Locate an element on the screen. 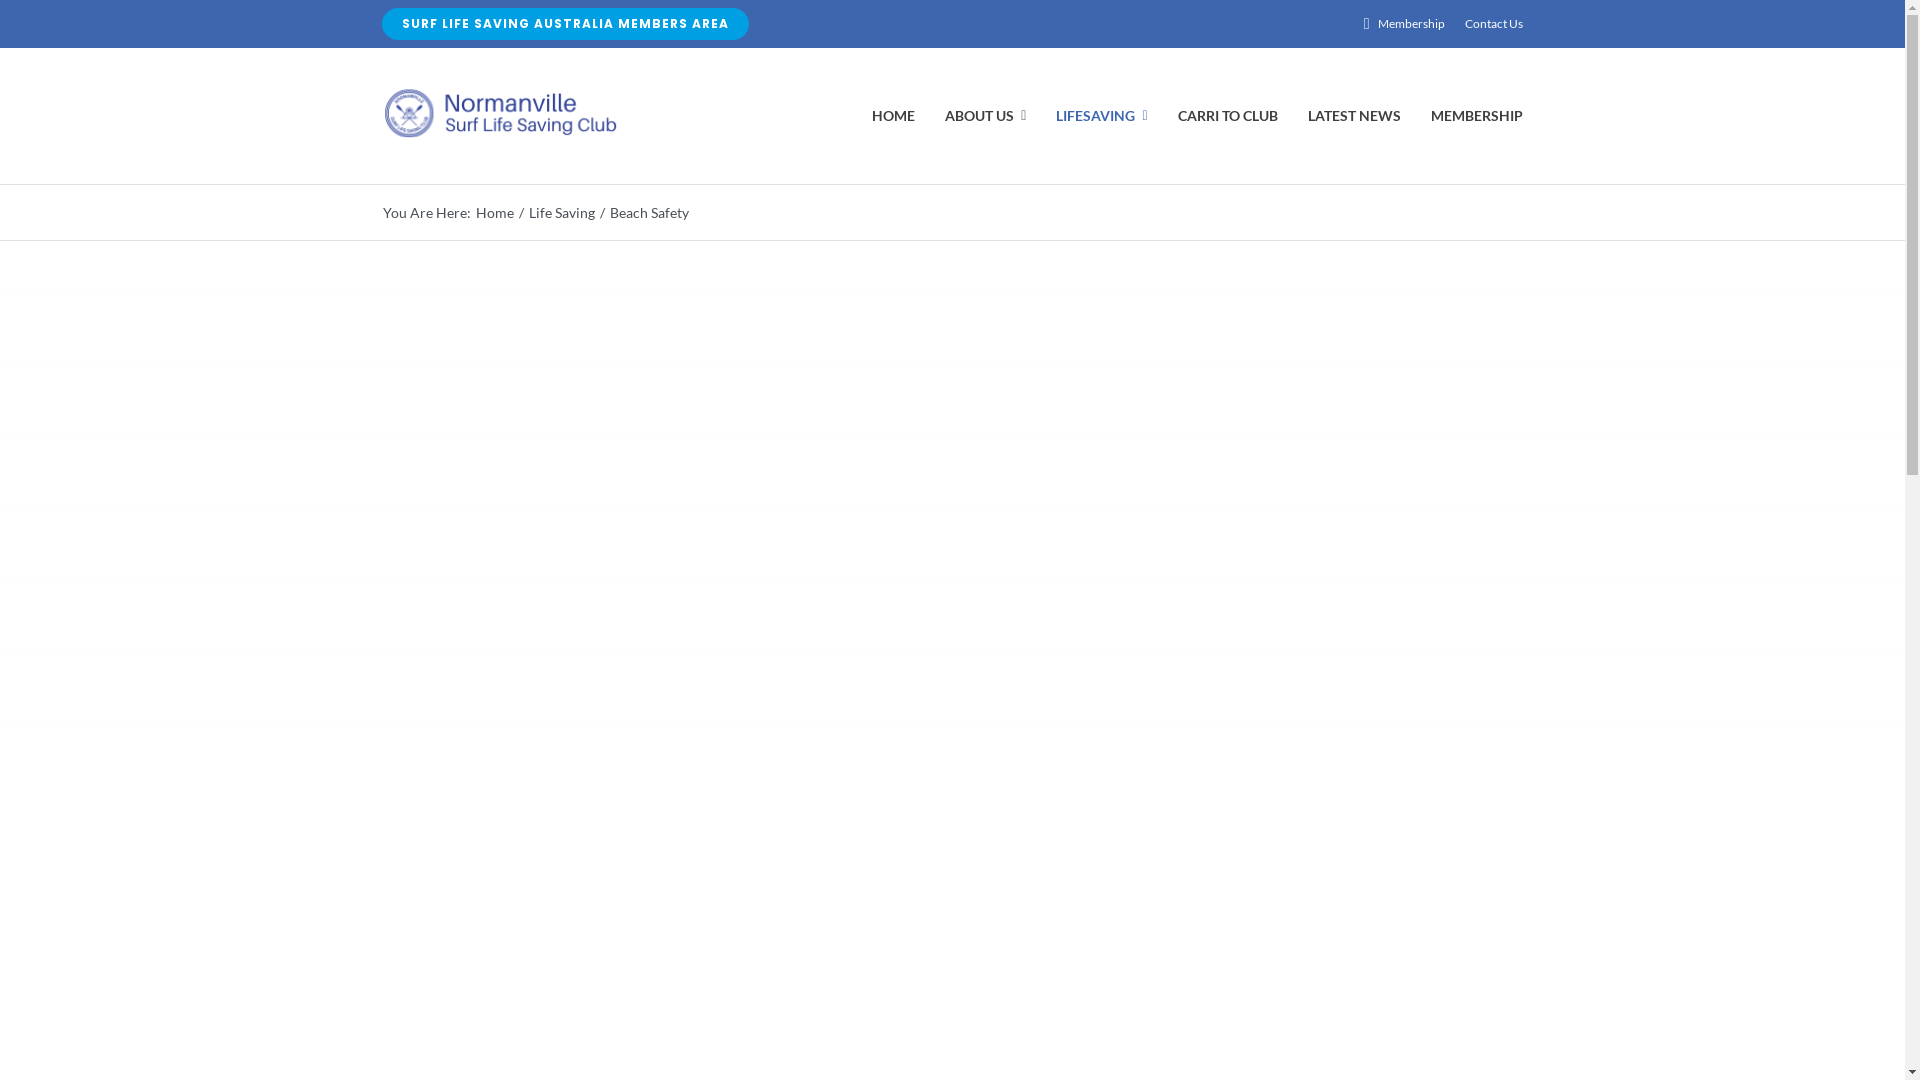 This screenshot has height=1080, width=1920. 'ABOUT US' is located at coordinates (944, 115).